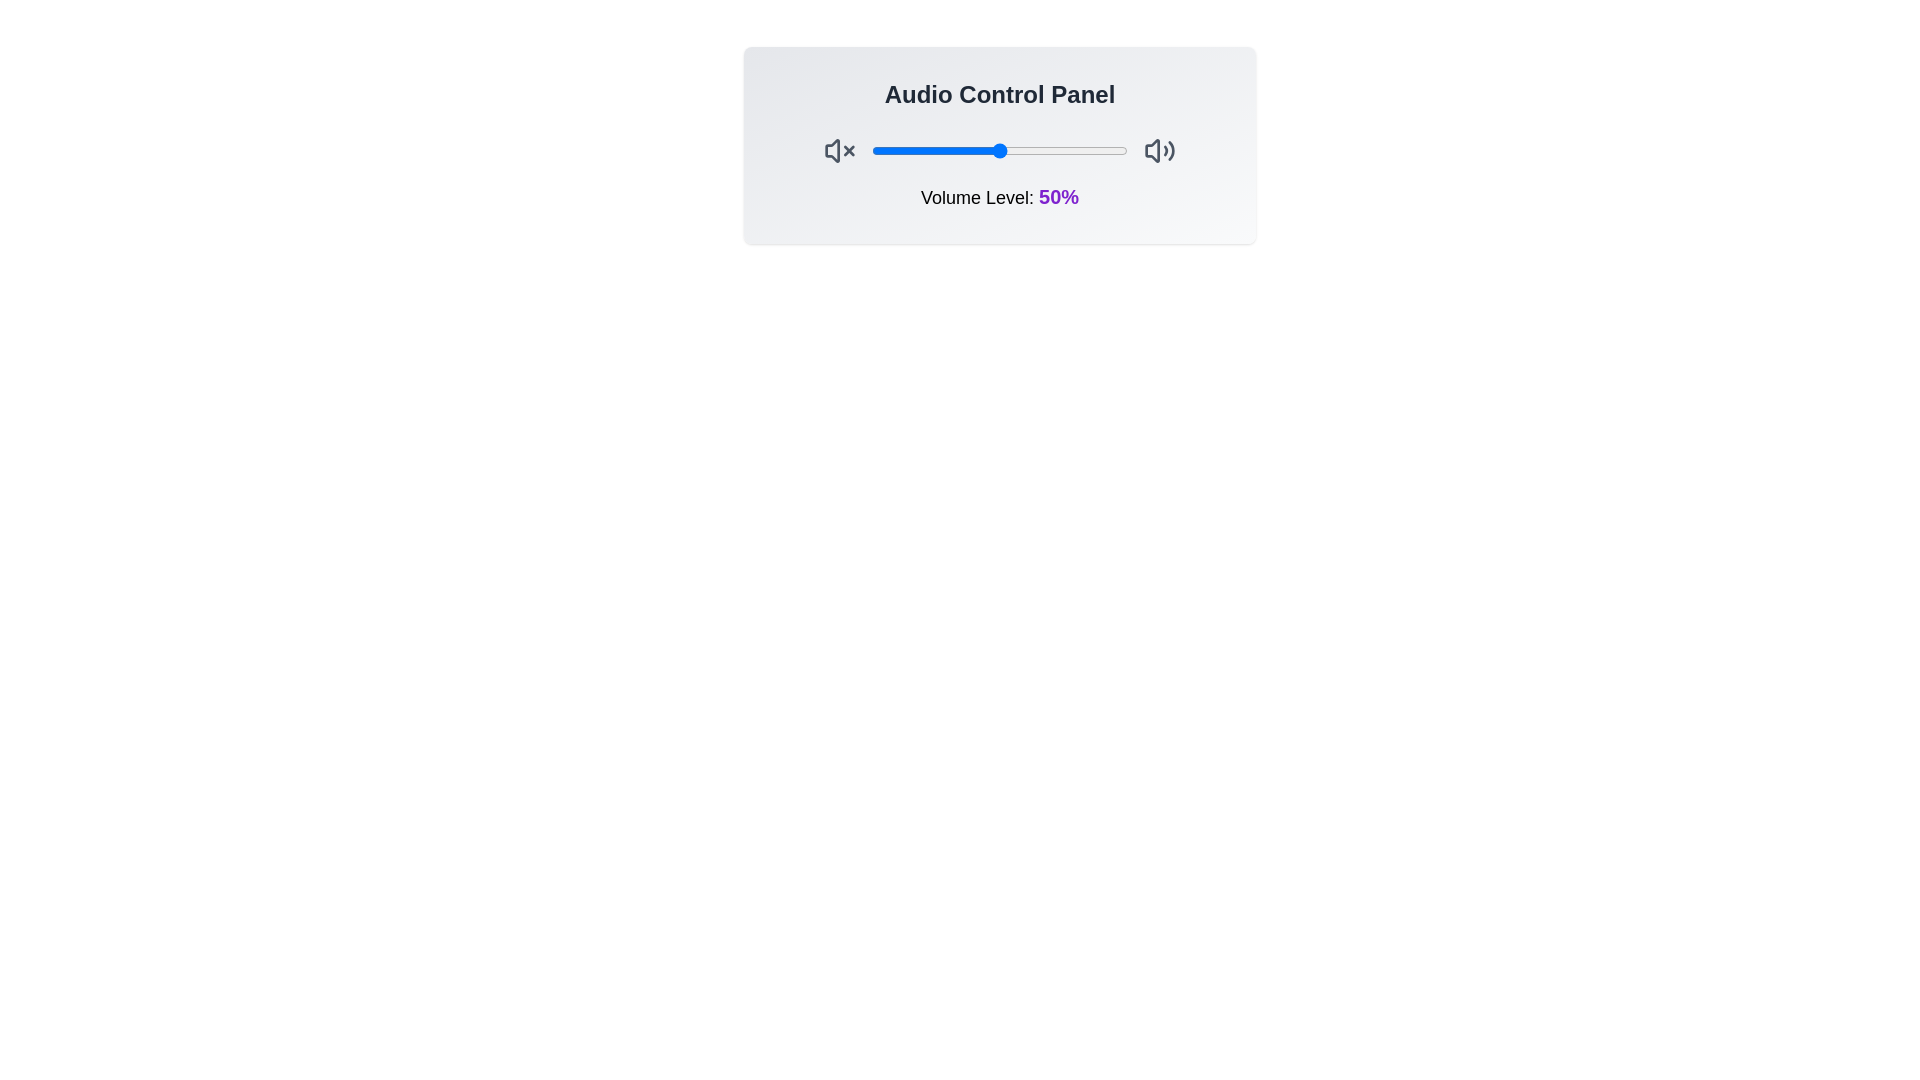 The height and width of the screenshot is (1080, 1920). I want to click on volume, so click(879, 149).